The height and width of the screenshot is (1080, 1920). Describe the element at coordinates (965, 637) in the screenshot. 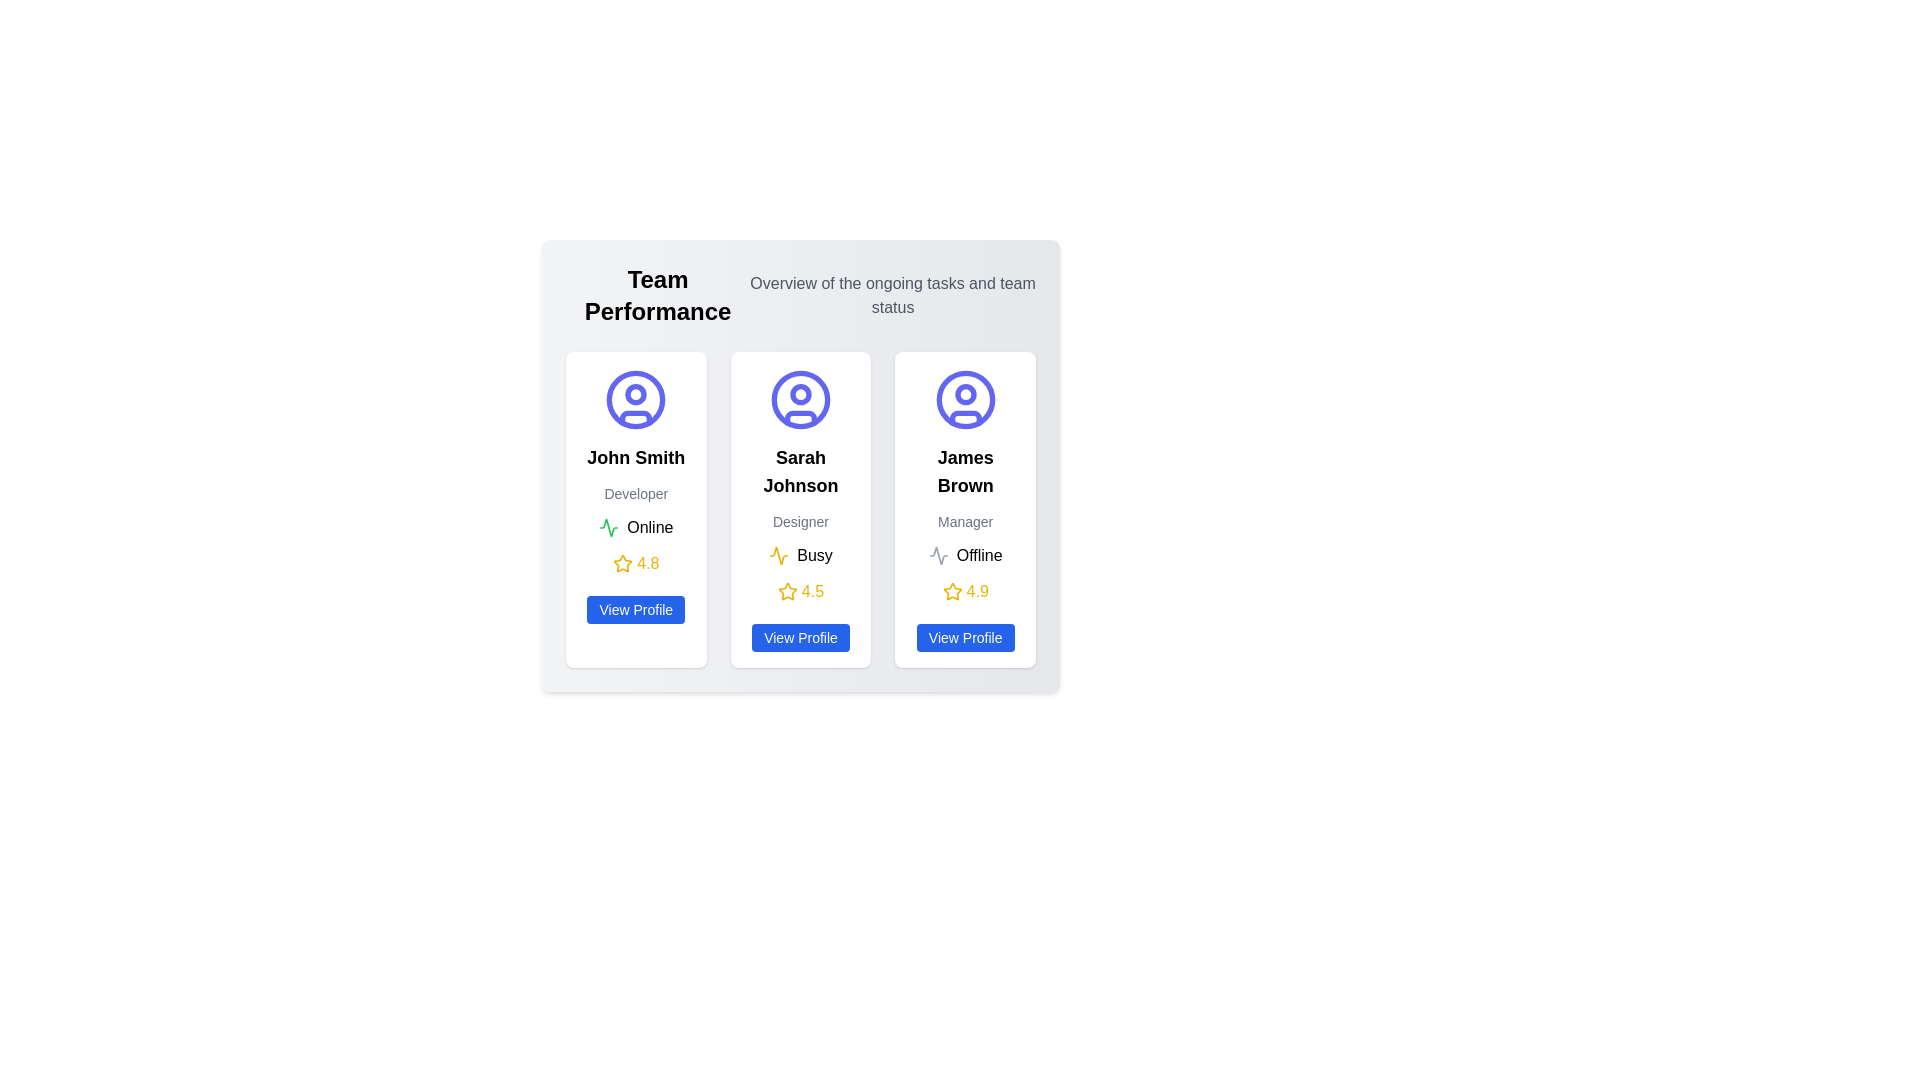

I see `the call-to-action button located at the bottom of the card representing 'James Brown', who is offline with a rating of 4.9` at that location.